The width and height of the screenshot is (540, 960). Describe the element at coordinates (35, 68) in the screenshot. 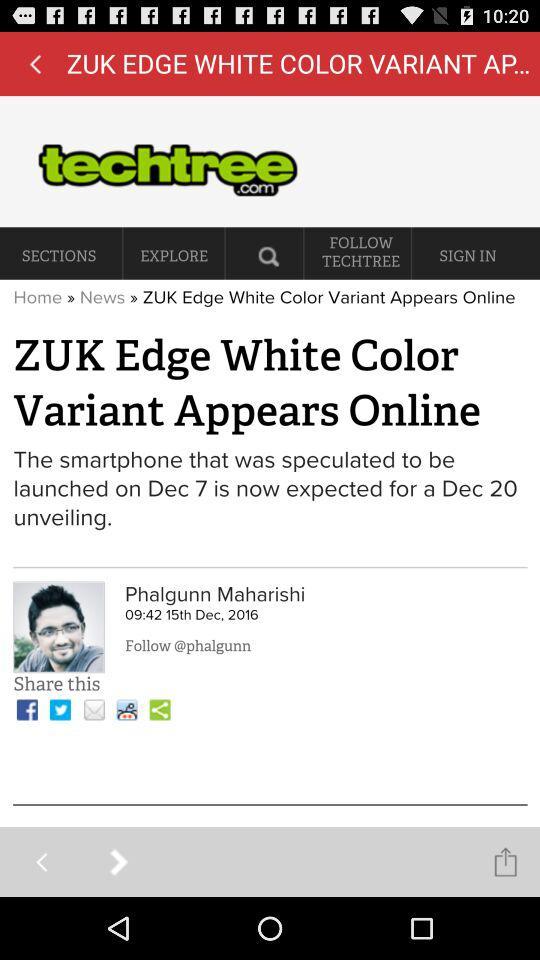

I see `the arrow_backward icon` at that location.